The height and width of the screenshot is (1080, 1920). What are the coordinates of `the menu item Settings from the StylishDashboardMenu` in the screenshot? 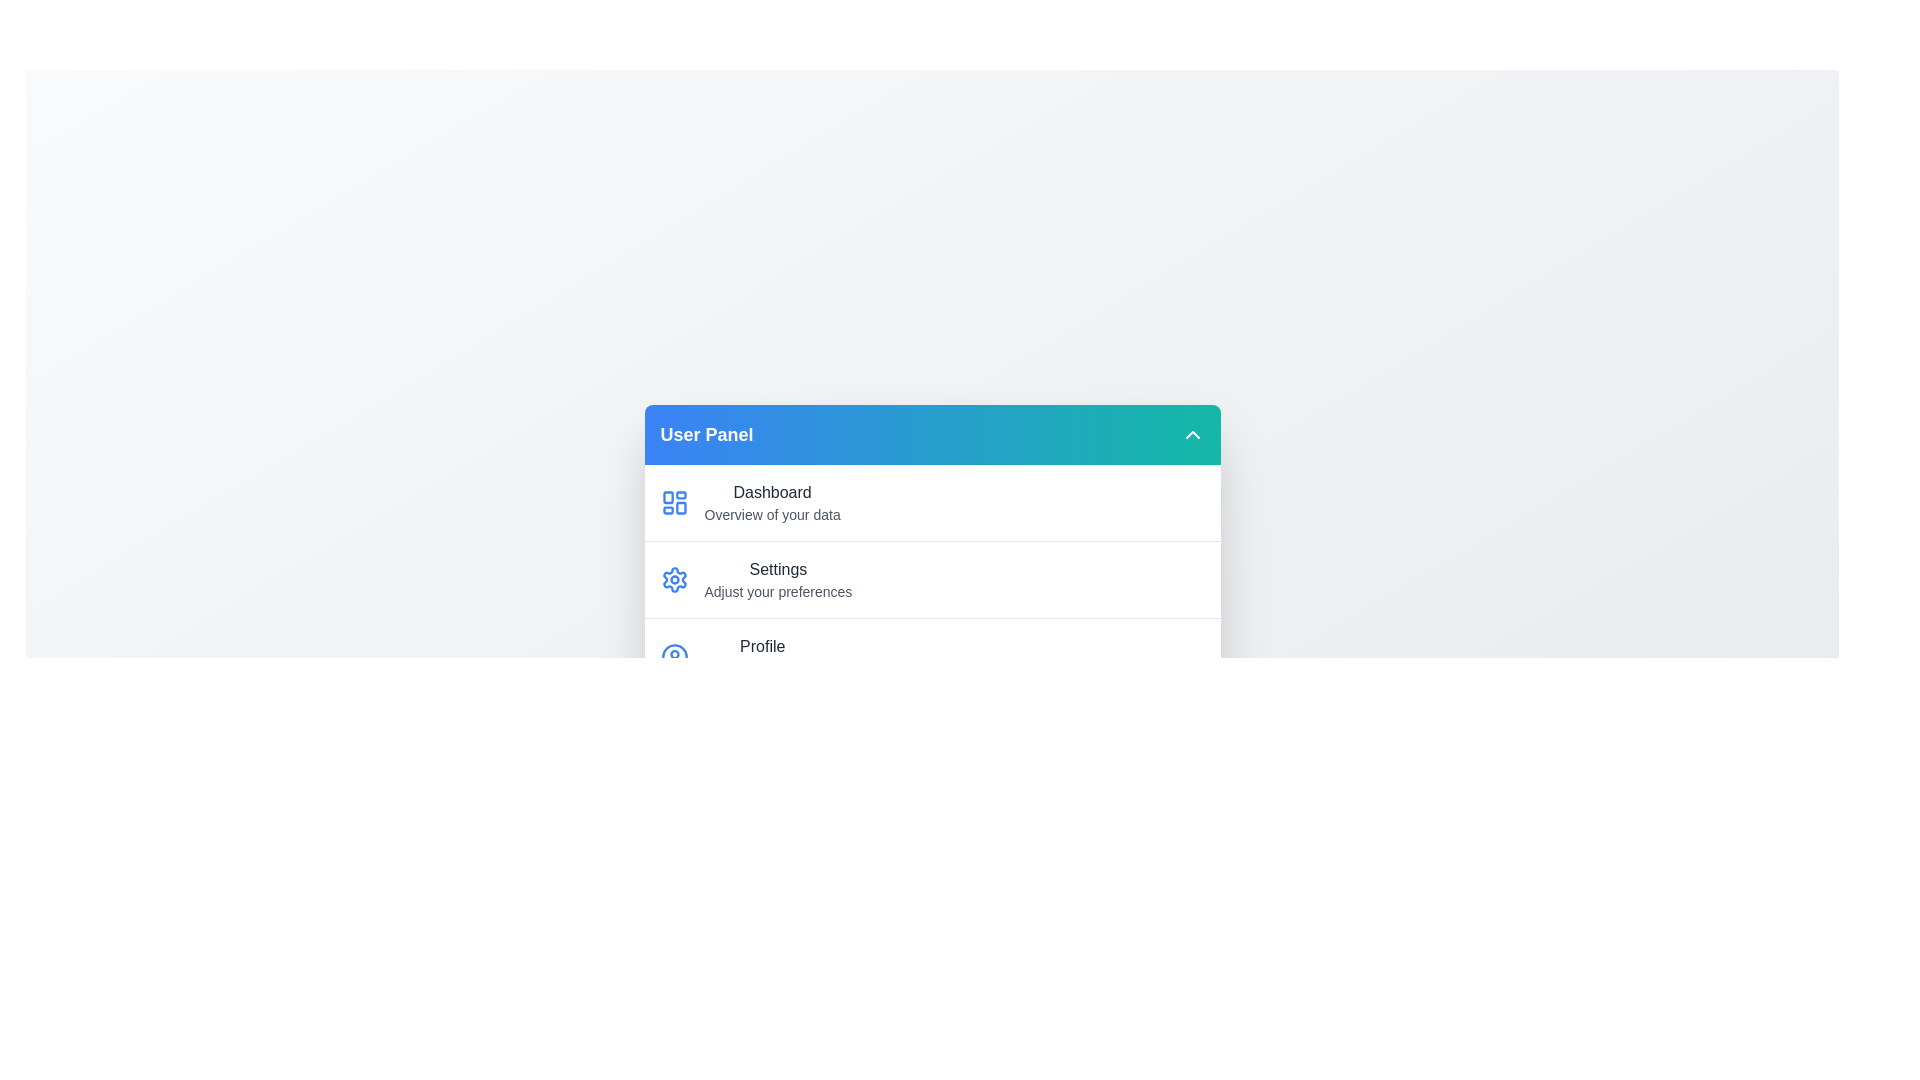 It's located at (931, 578).